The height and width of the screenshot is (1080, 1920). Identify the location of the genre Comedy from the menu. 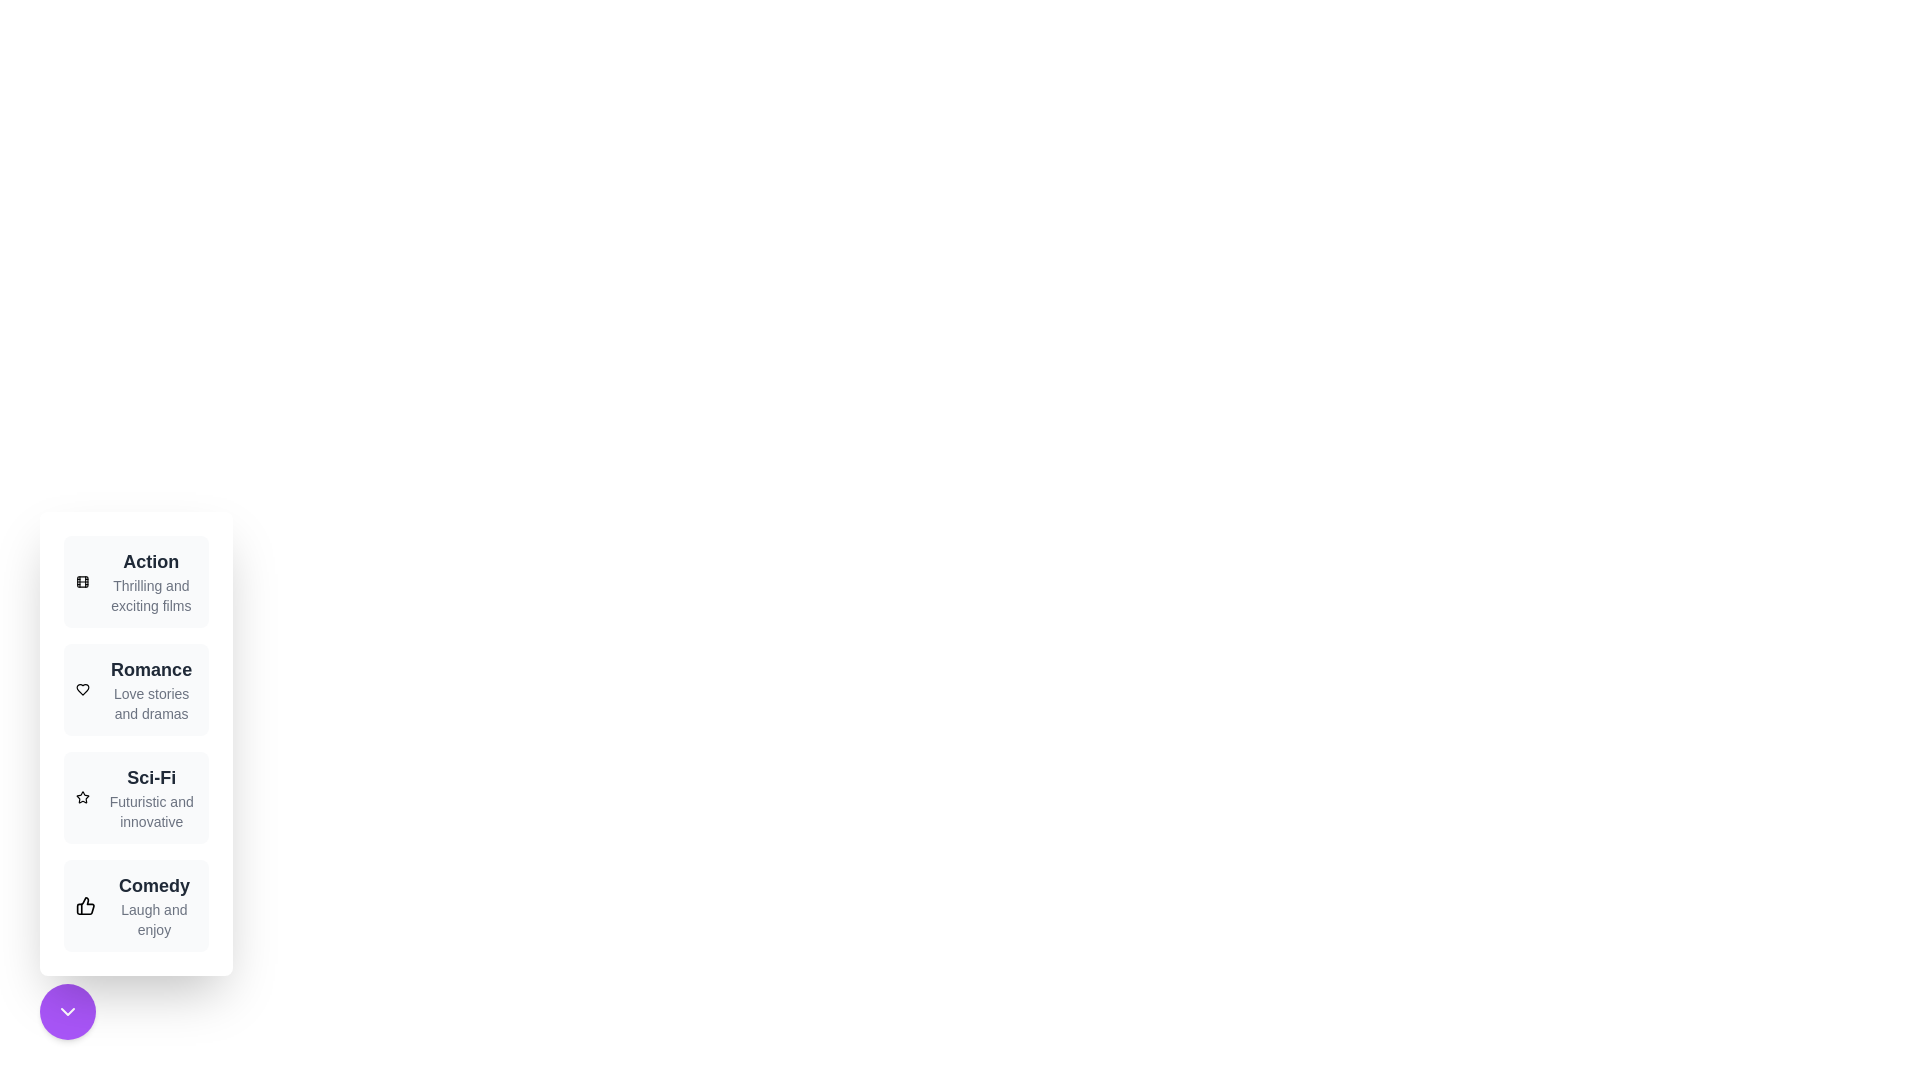
(135, 906).